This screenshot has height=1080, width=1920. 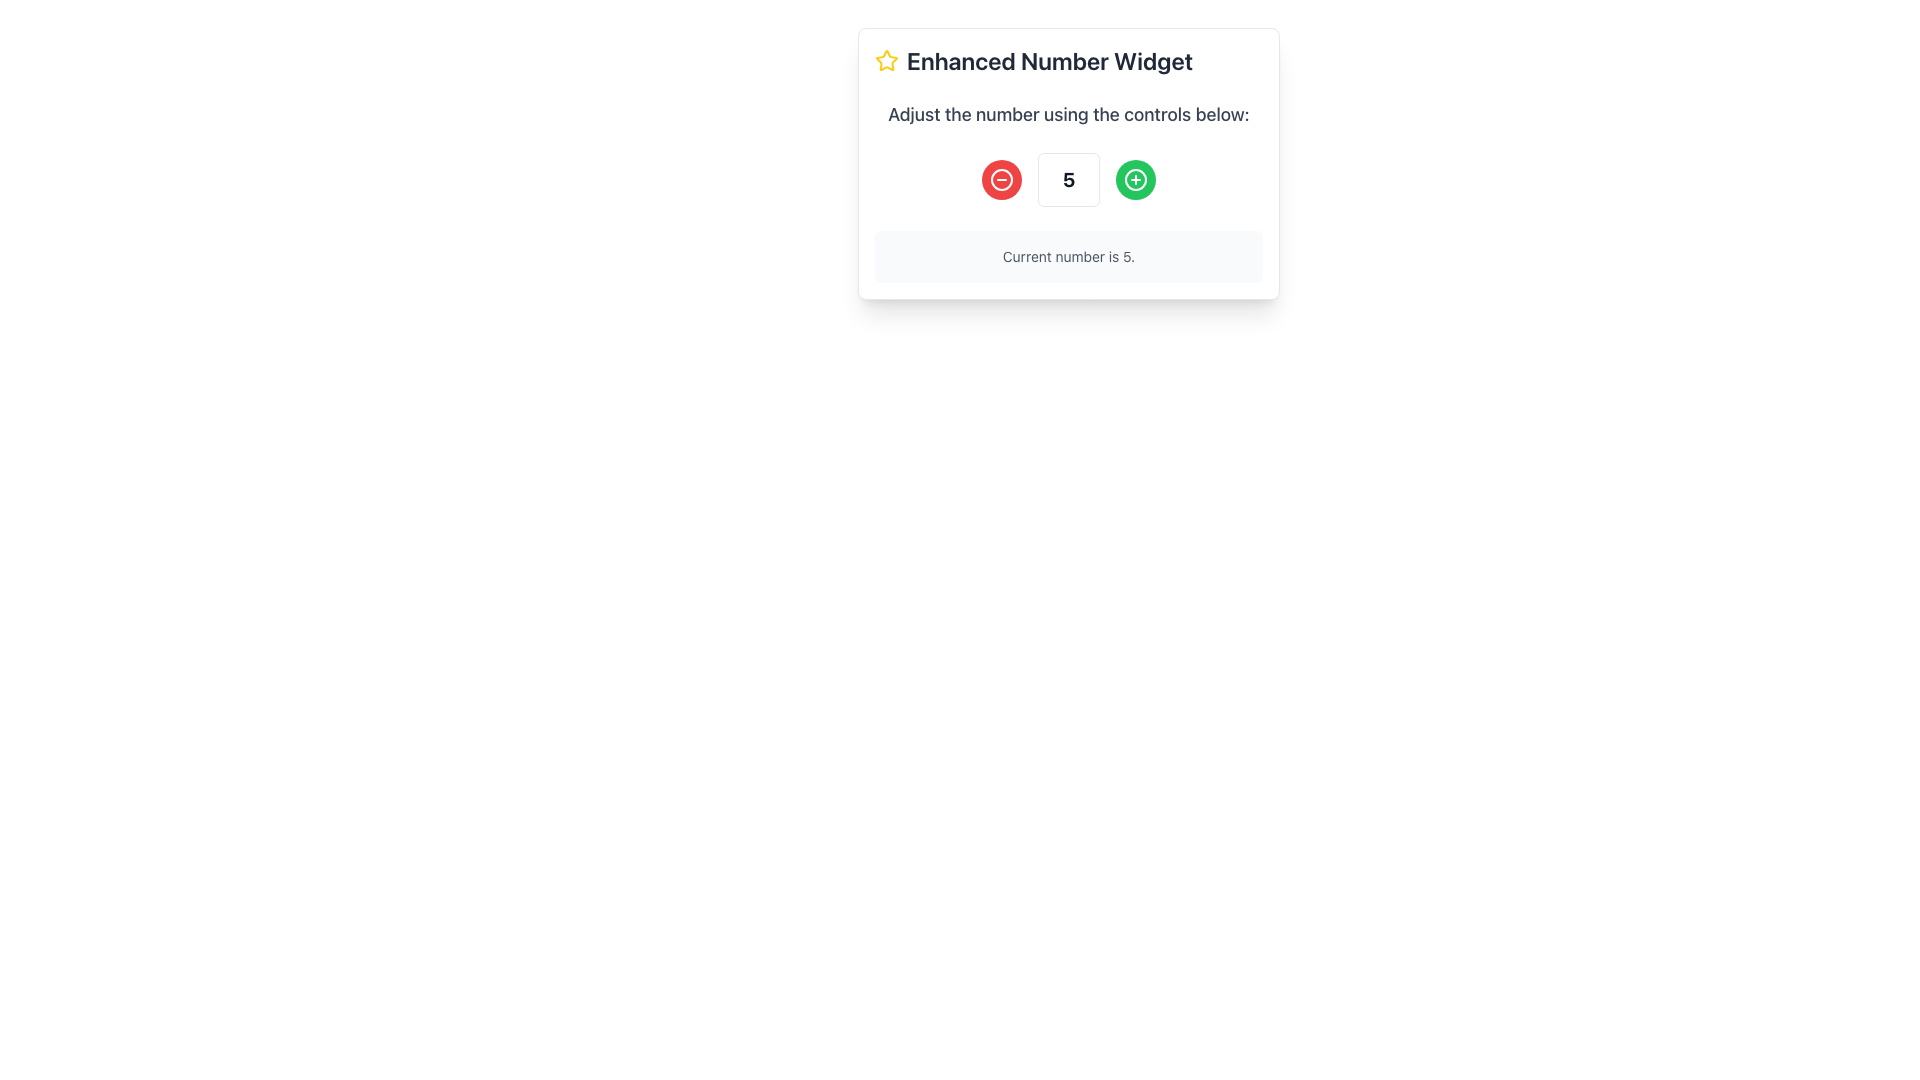 What do you see at coordinates (1136, 180) in the screenshot?
I see `the increment button located to the right of the number display text box to increase the associated number` at bounding box center [1136, 180].